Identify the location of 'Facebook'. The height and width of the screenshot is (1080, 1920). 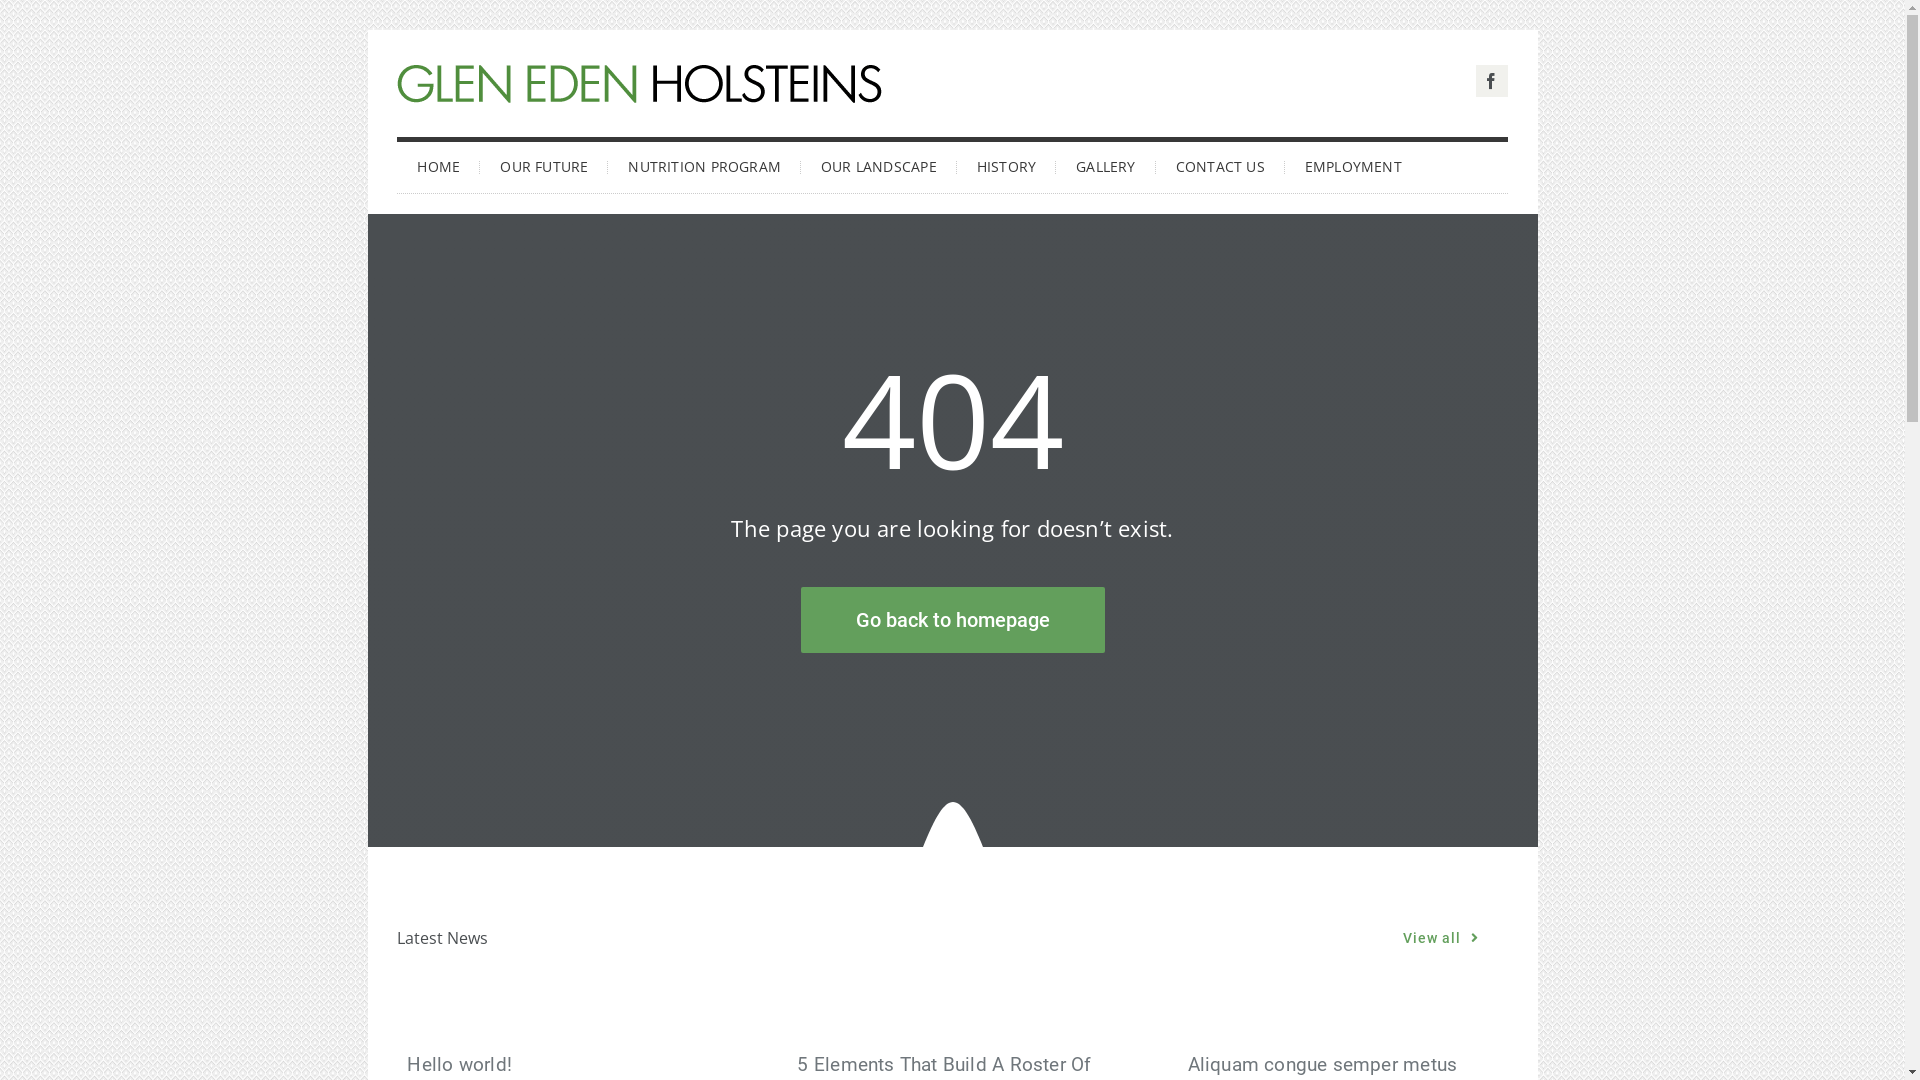
(1476, 80).